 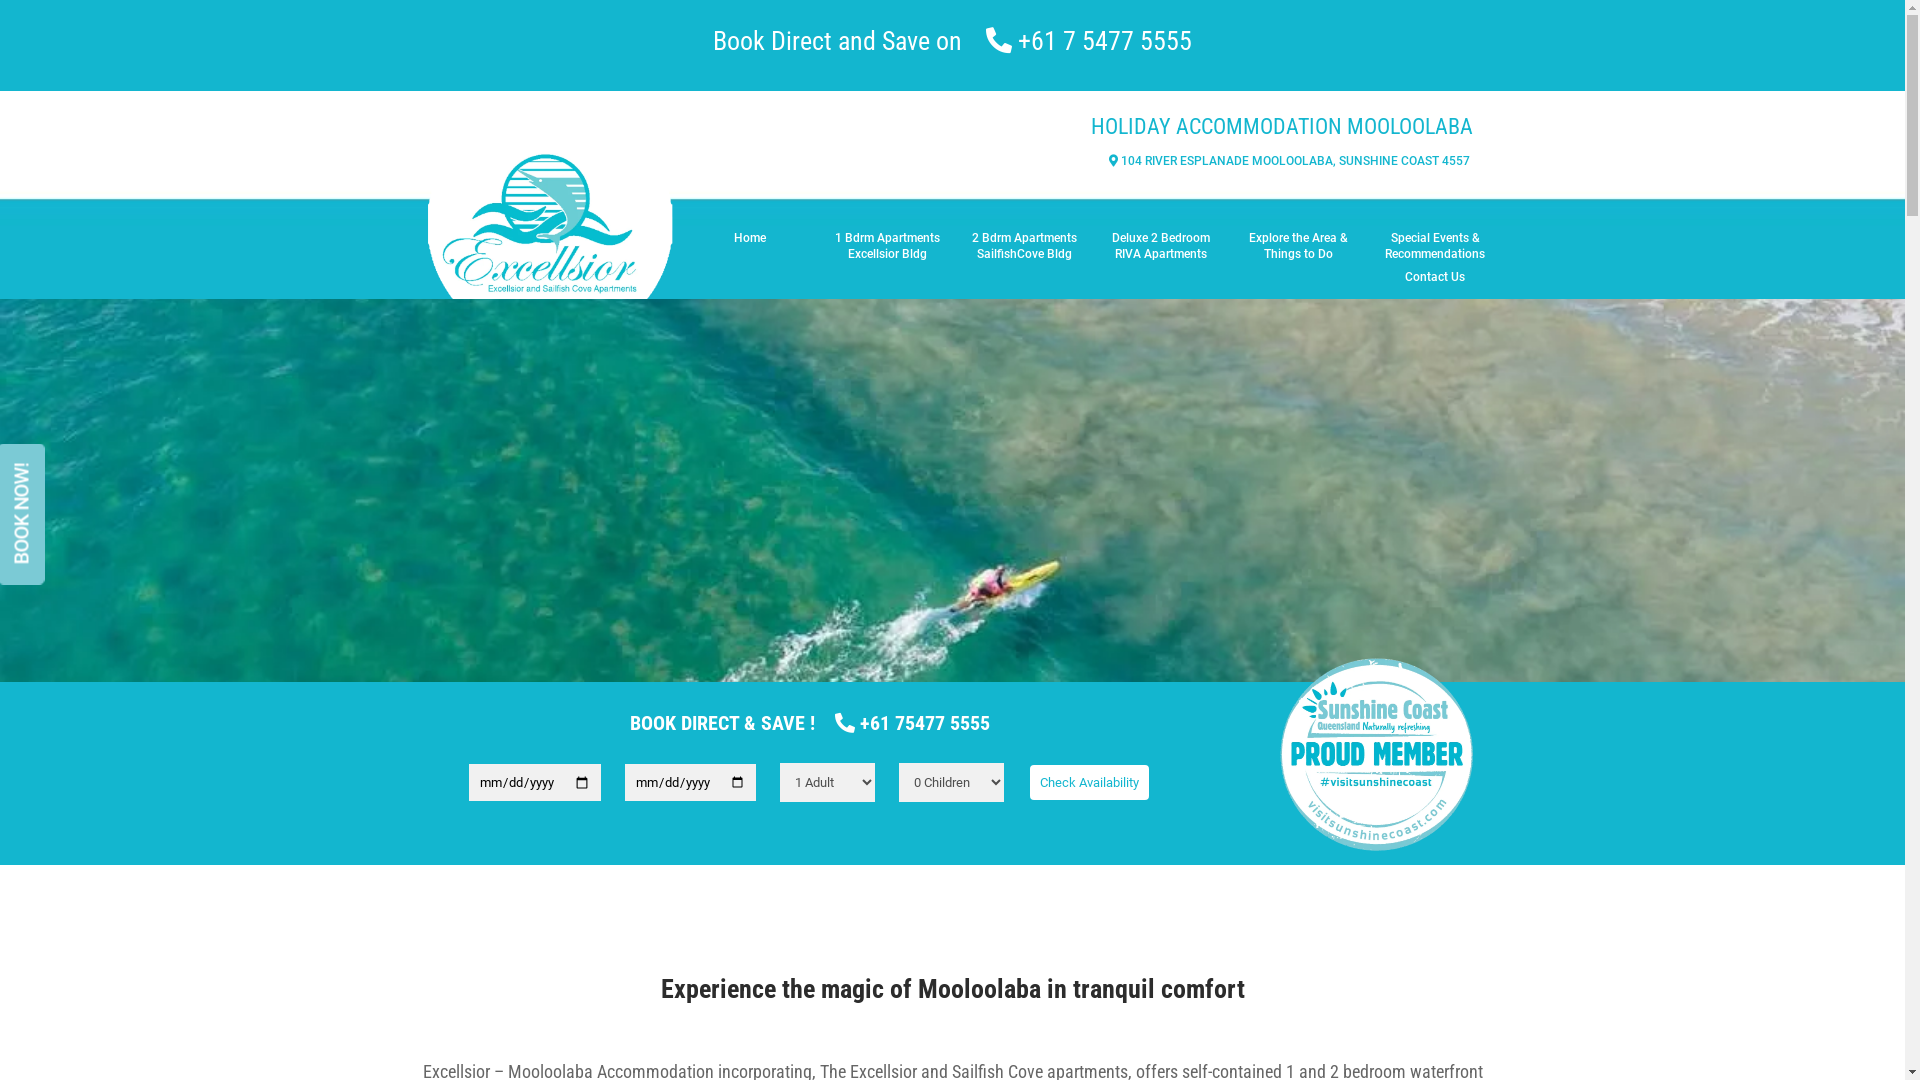 What do you see at coordinates (1378, 755) in the screenshot?
I see `'SSC'` at bounding box center [1378, 755].